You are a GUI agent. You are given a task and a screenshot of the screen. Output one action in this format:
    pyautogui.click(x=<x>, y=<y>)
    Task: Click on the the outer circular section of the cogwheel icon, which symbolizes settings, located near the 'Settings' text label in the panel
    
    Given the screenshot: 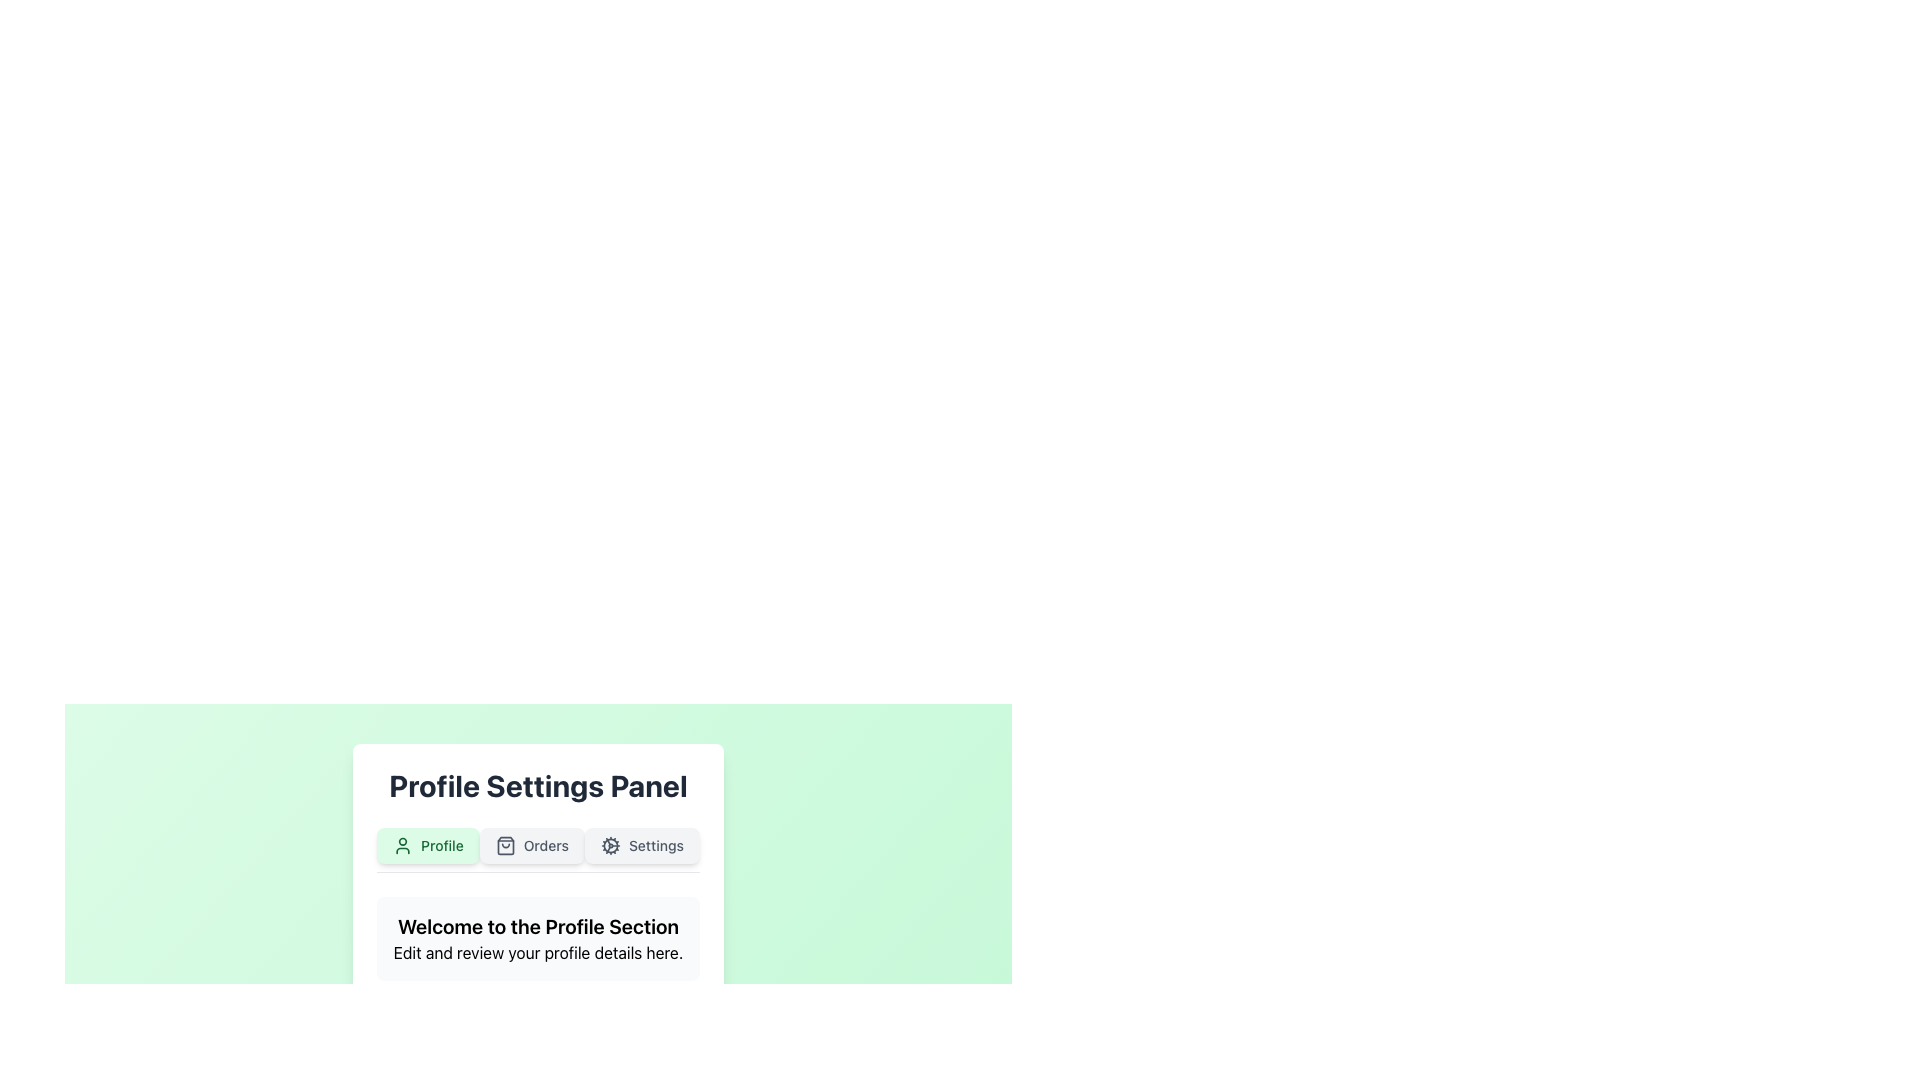 What is the action you would take?
    pyautogui.click(x=609, y=845)
    